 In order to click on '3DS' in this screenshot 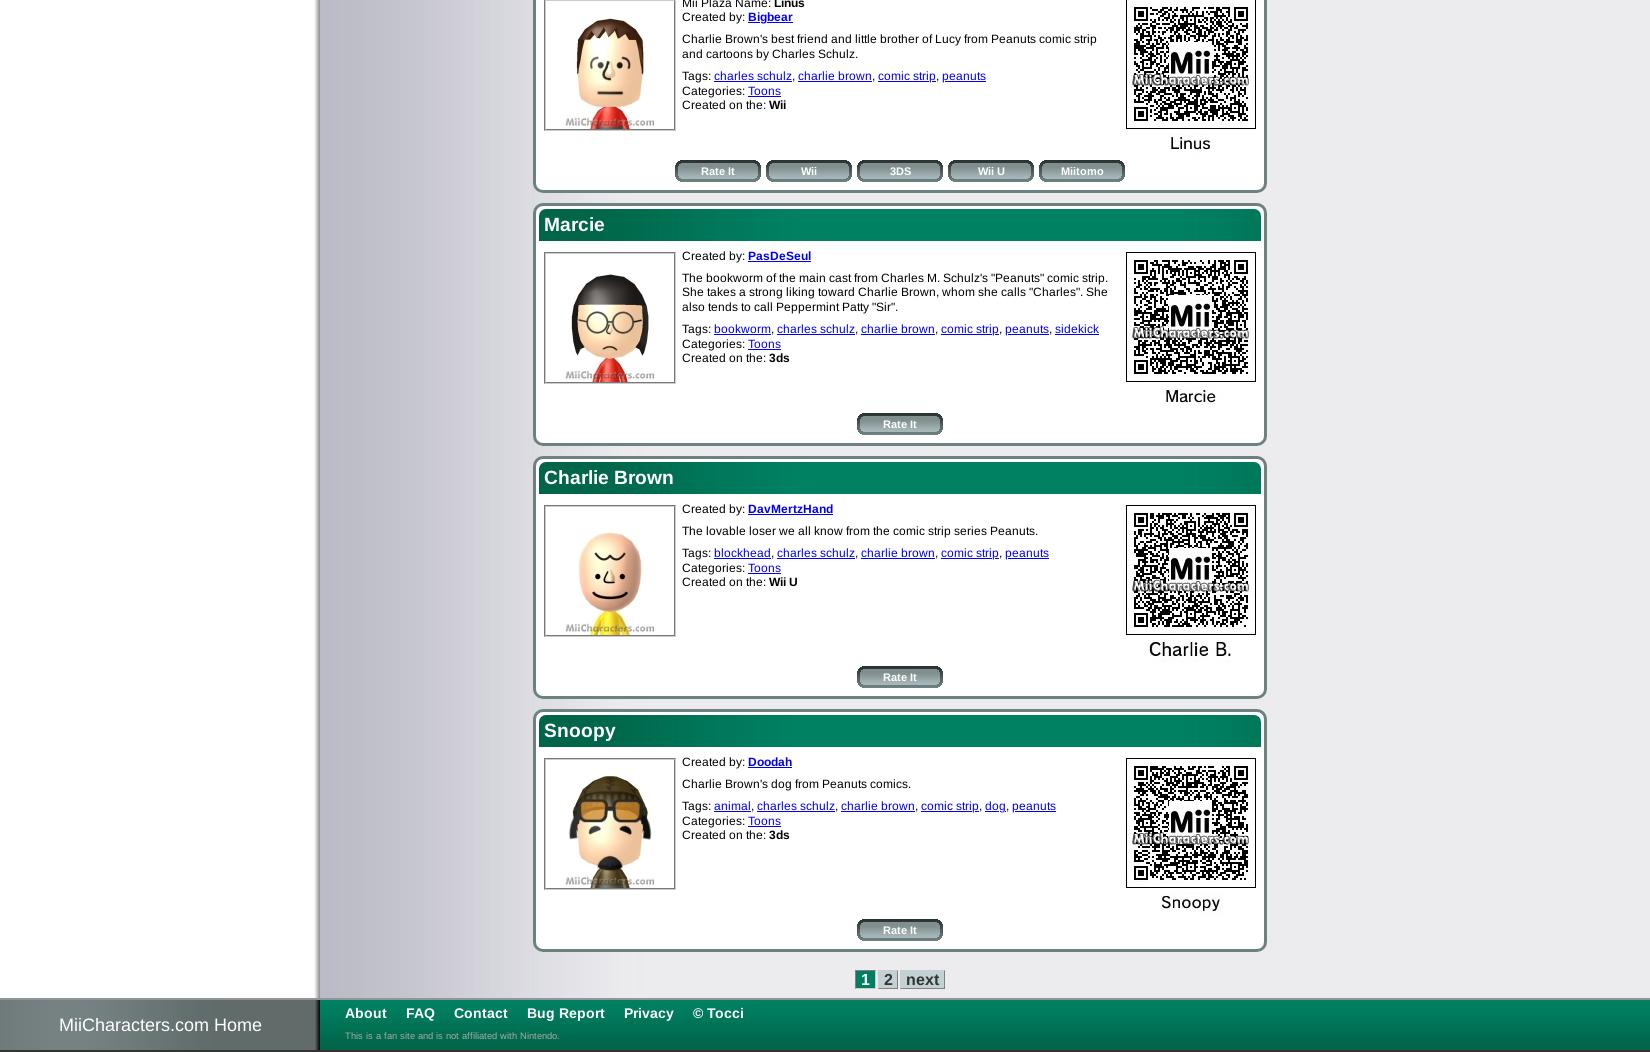, I will do `click(899, 169)`.